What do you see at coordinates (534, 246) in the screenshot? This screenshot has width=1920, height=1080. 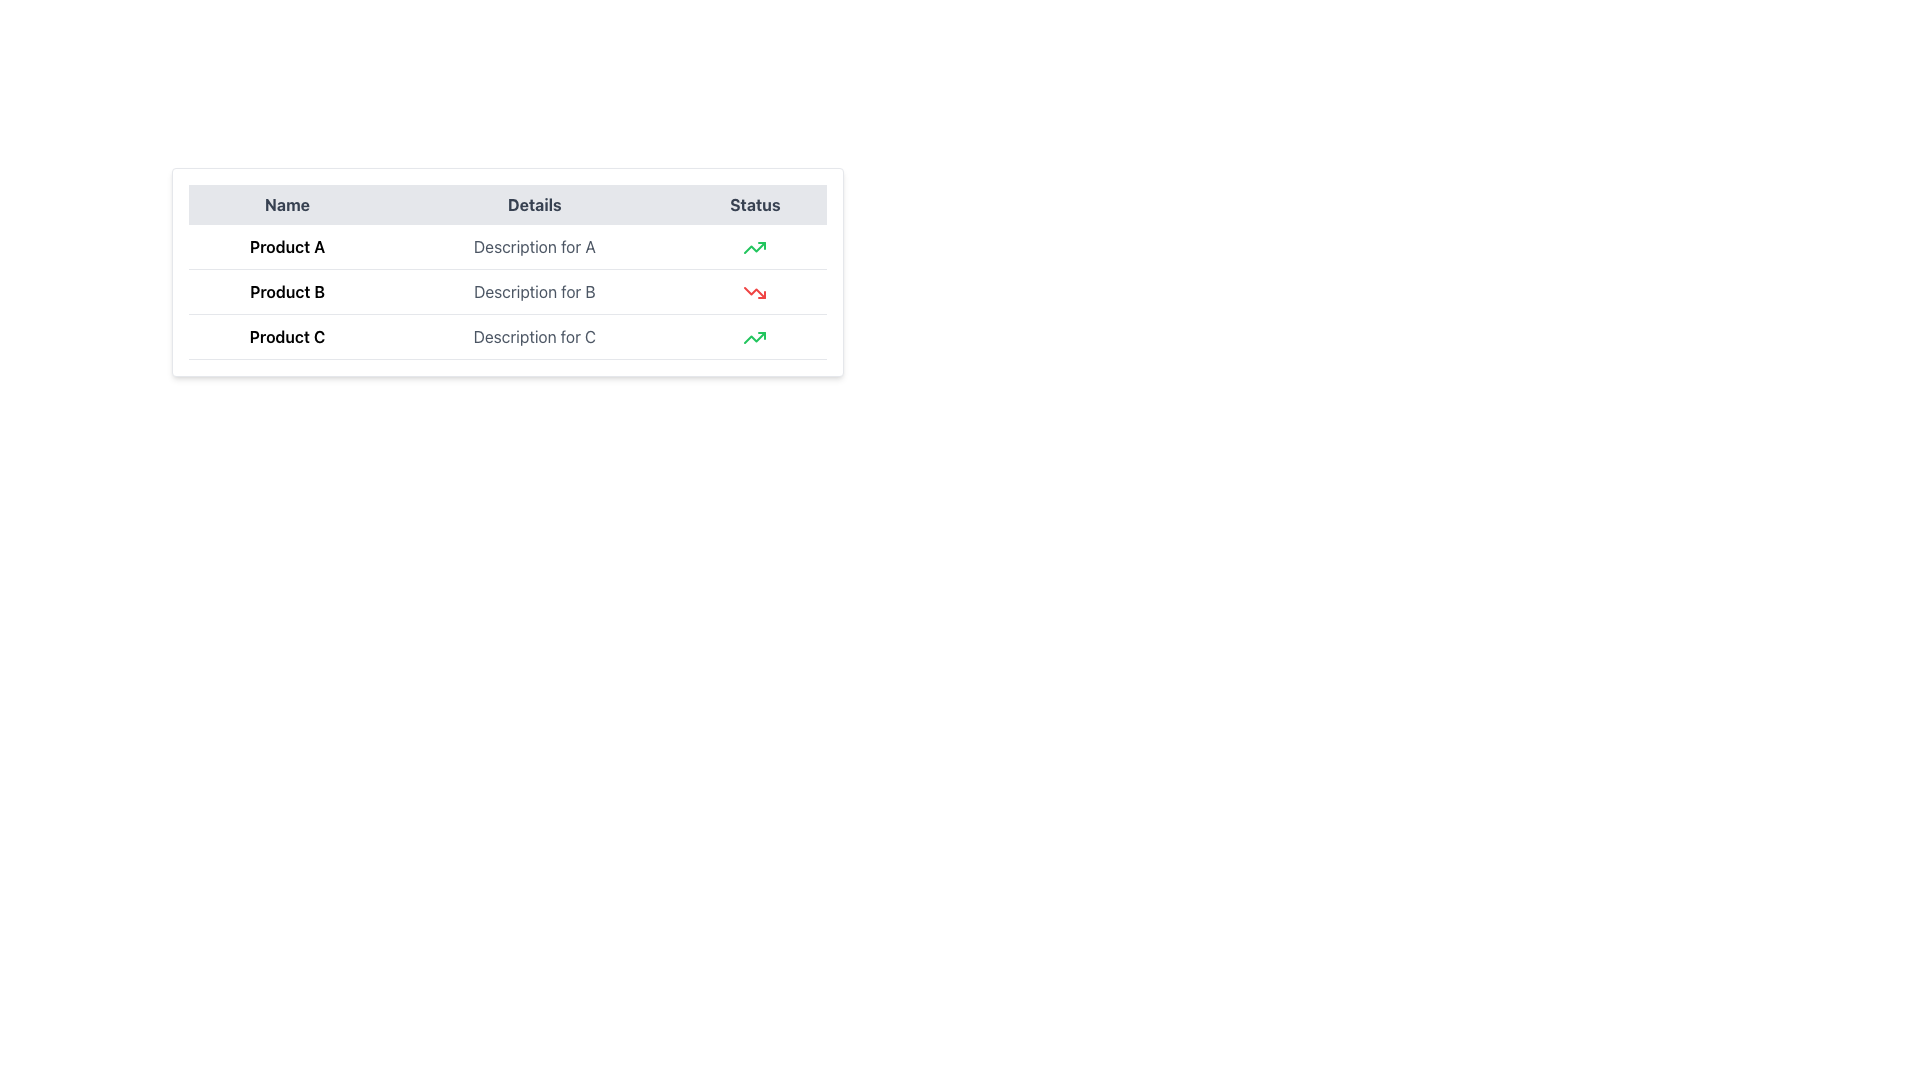 I see `the text label 'Description for A' in the second column of the first row of the table, which is styled in a lightweight typeface and has a gray font color` at bounding box center [534, 246].